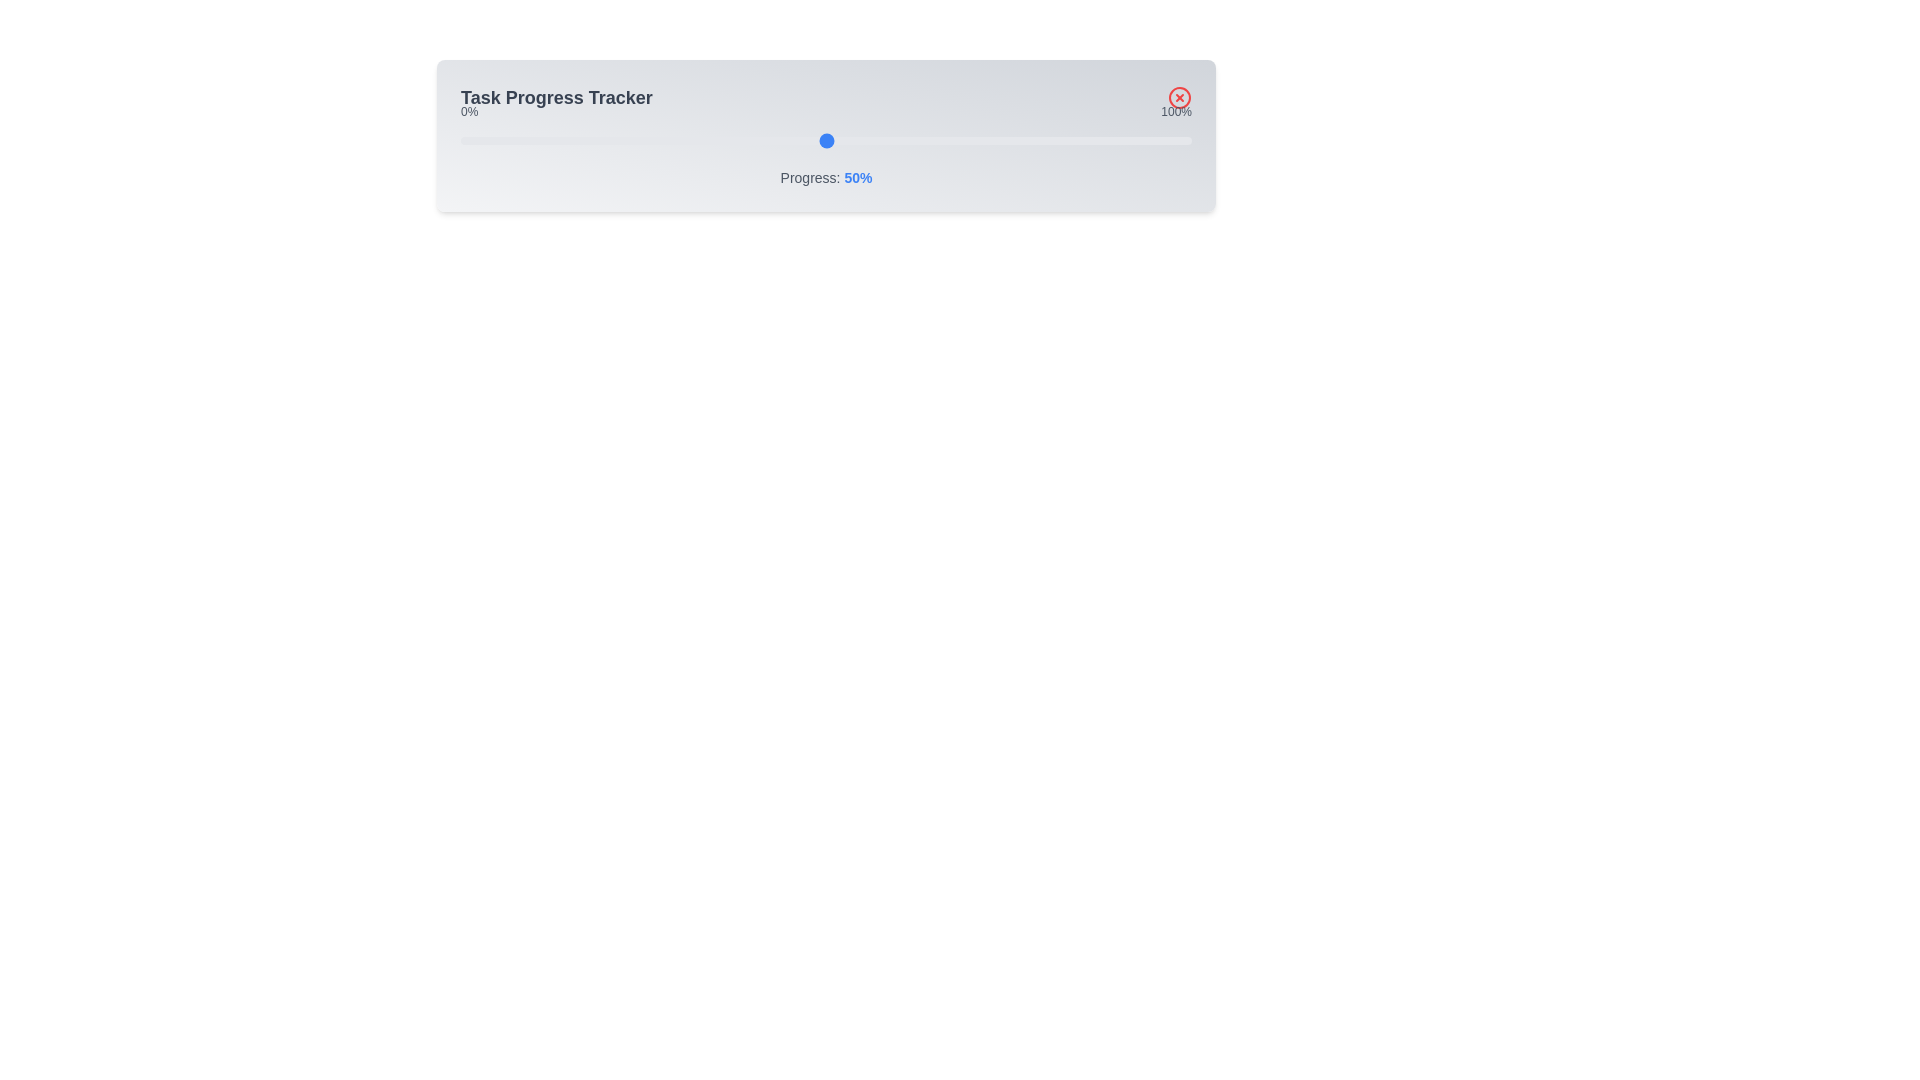  Describe the element at coordinates (459, 140) in the screenshot. I see `task progress` at that location.